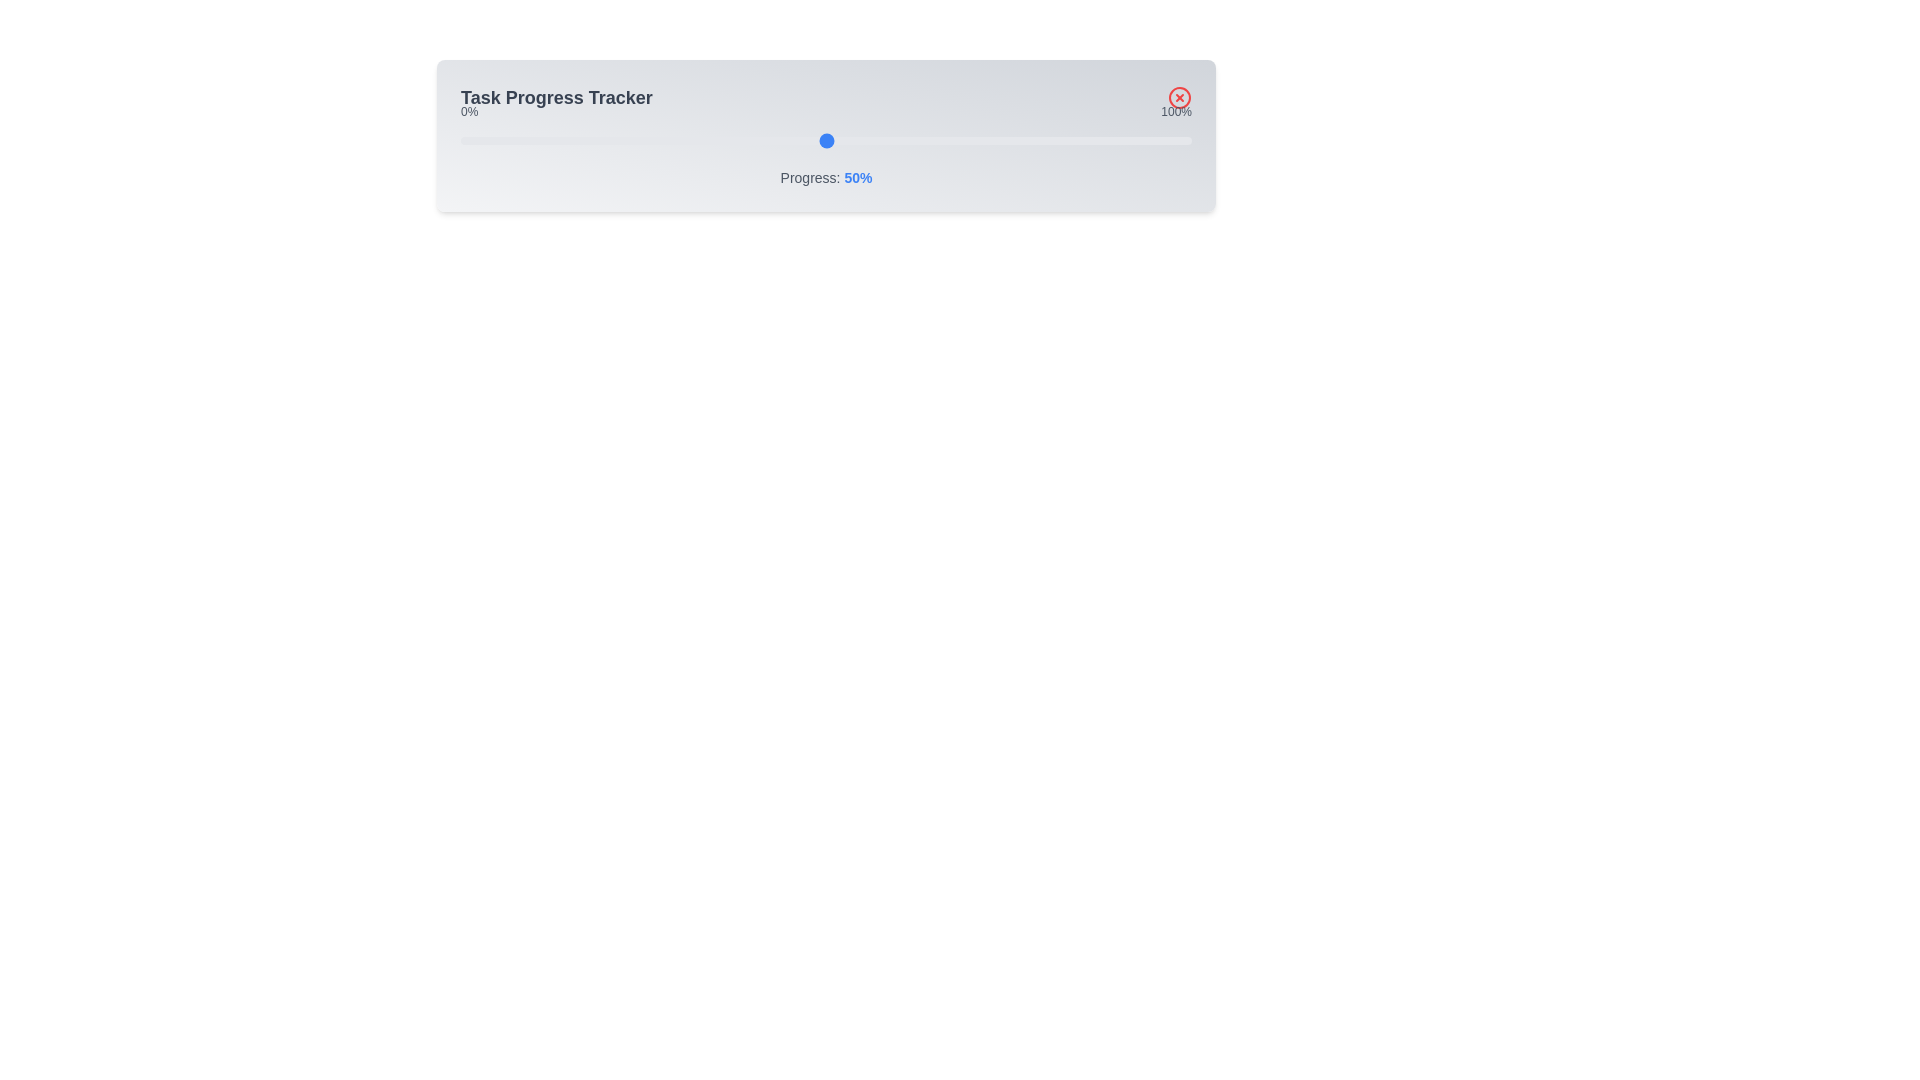  Describe the element at coordinates (459, 140) in the screenshot. I see `task progress` at that location.